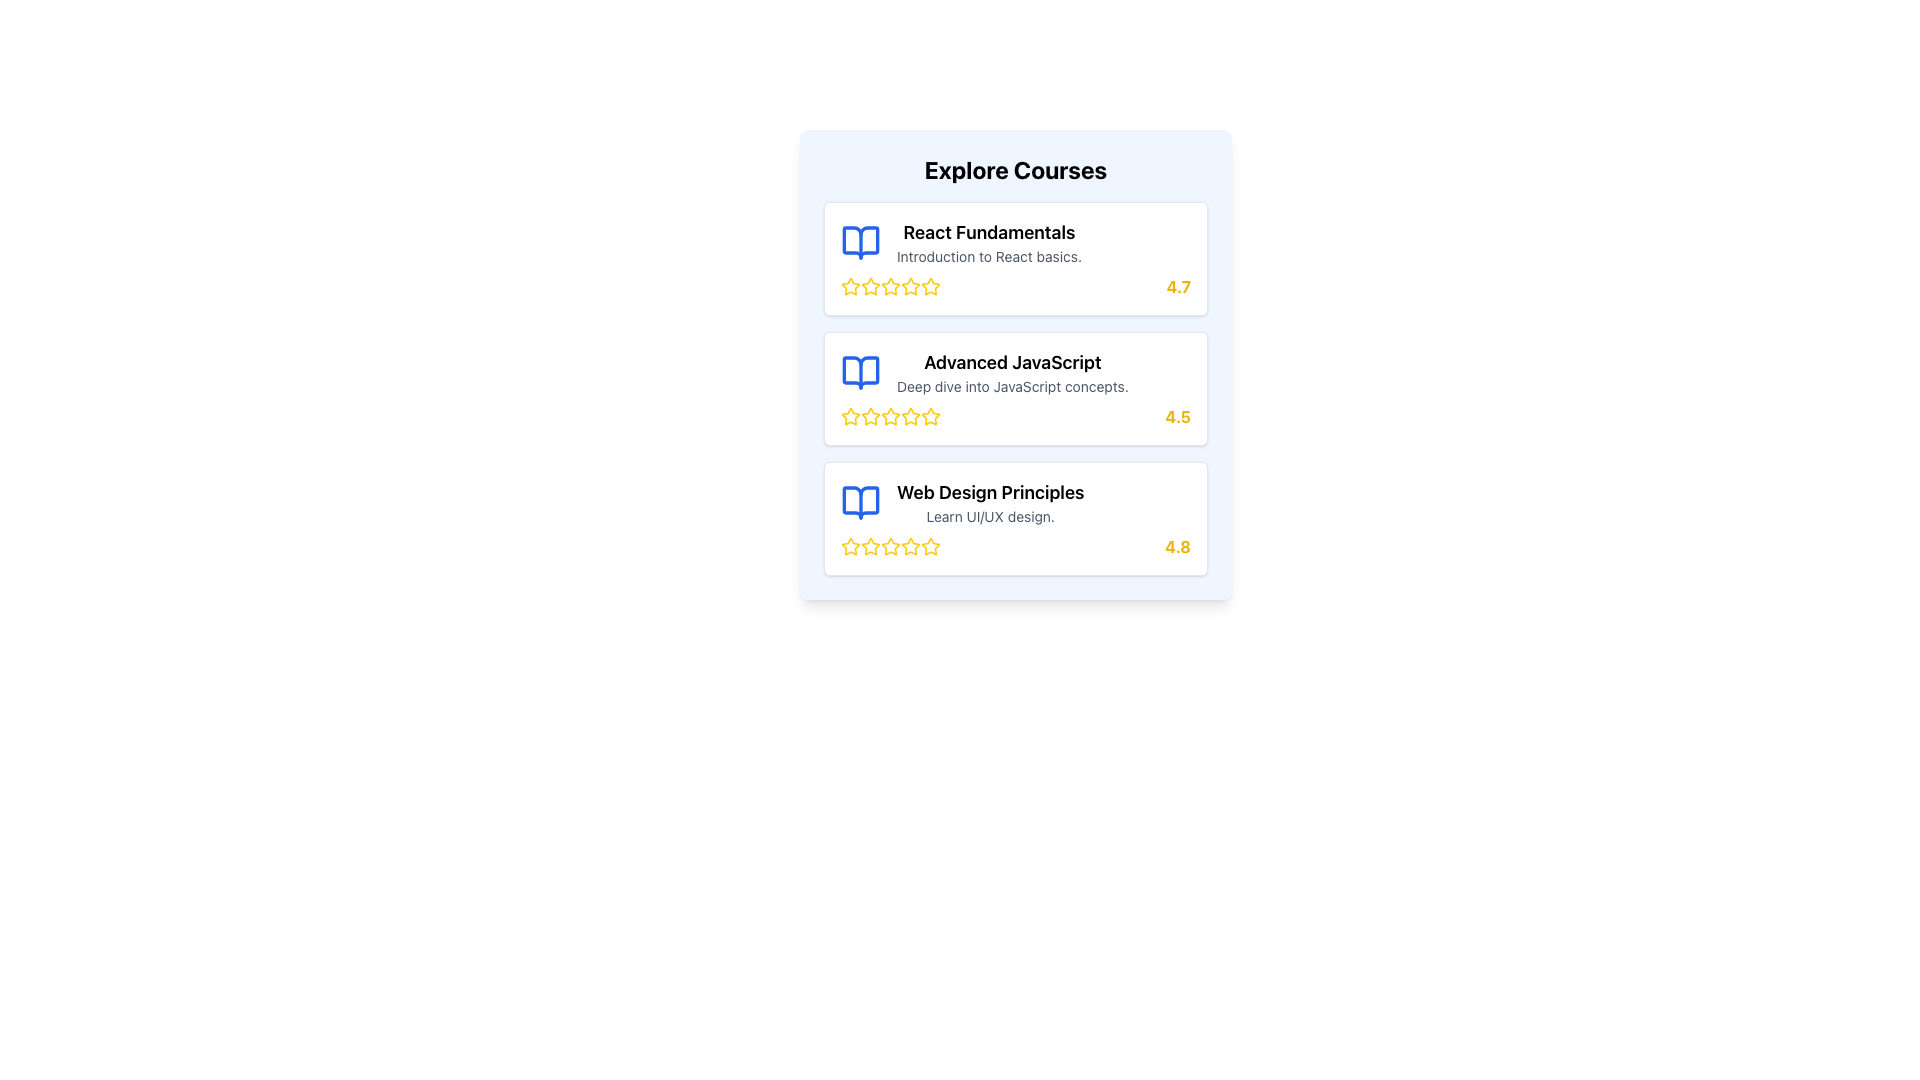  I want to click on the yellow star icon in the star rating component for the course 'Advanced JavaScript', which is the third star in a horizontal sequence indicating a rating of 4.5, so click(910, 415).